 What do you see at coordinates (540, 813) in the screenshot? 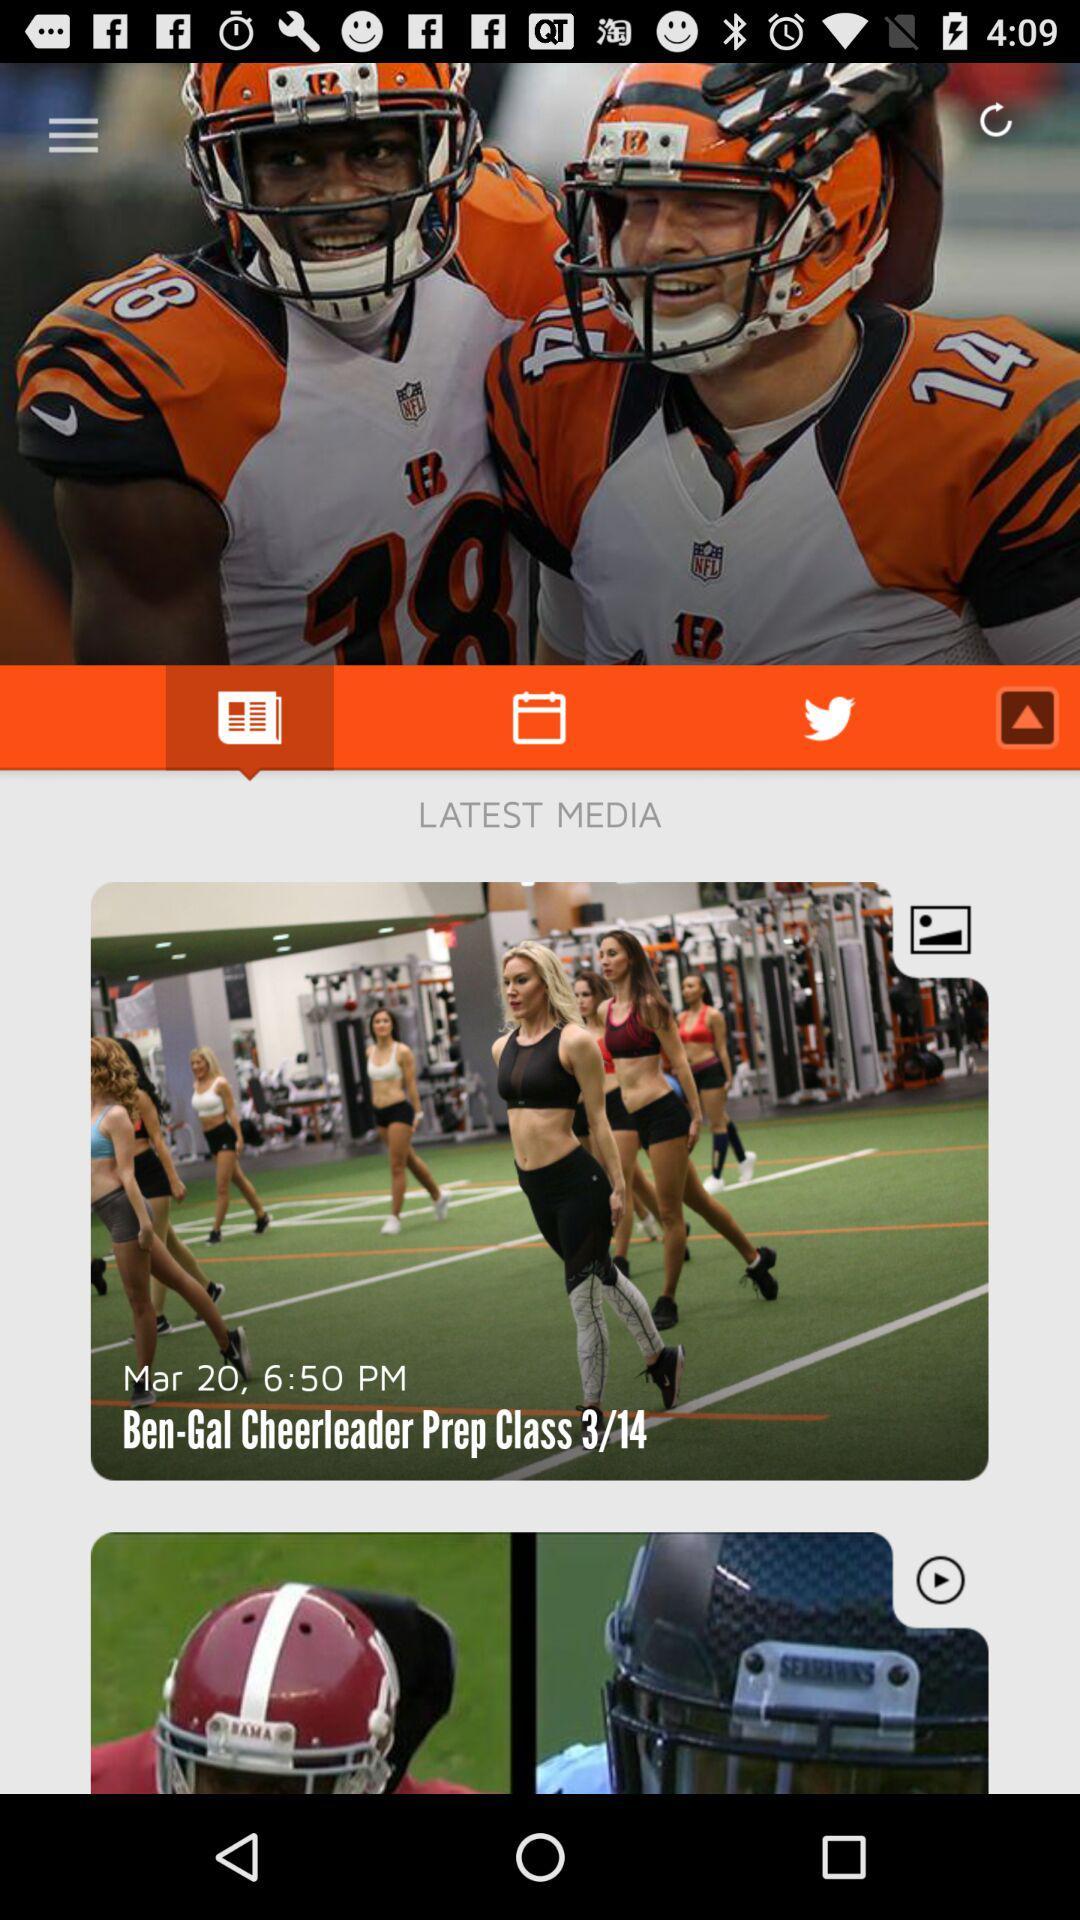
I see `the latest media` at bounding box center [540, 813].